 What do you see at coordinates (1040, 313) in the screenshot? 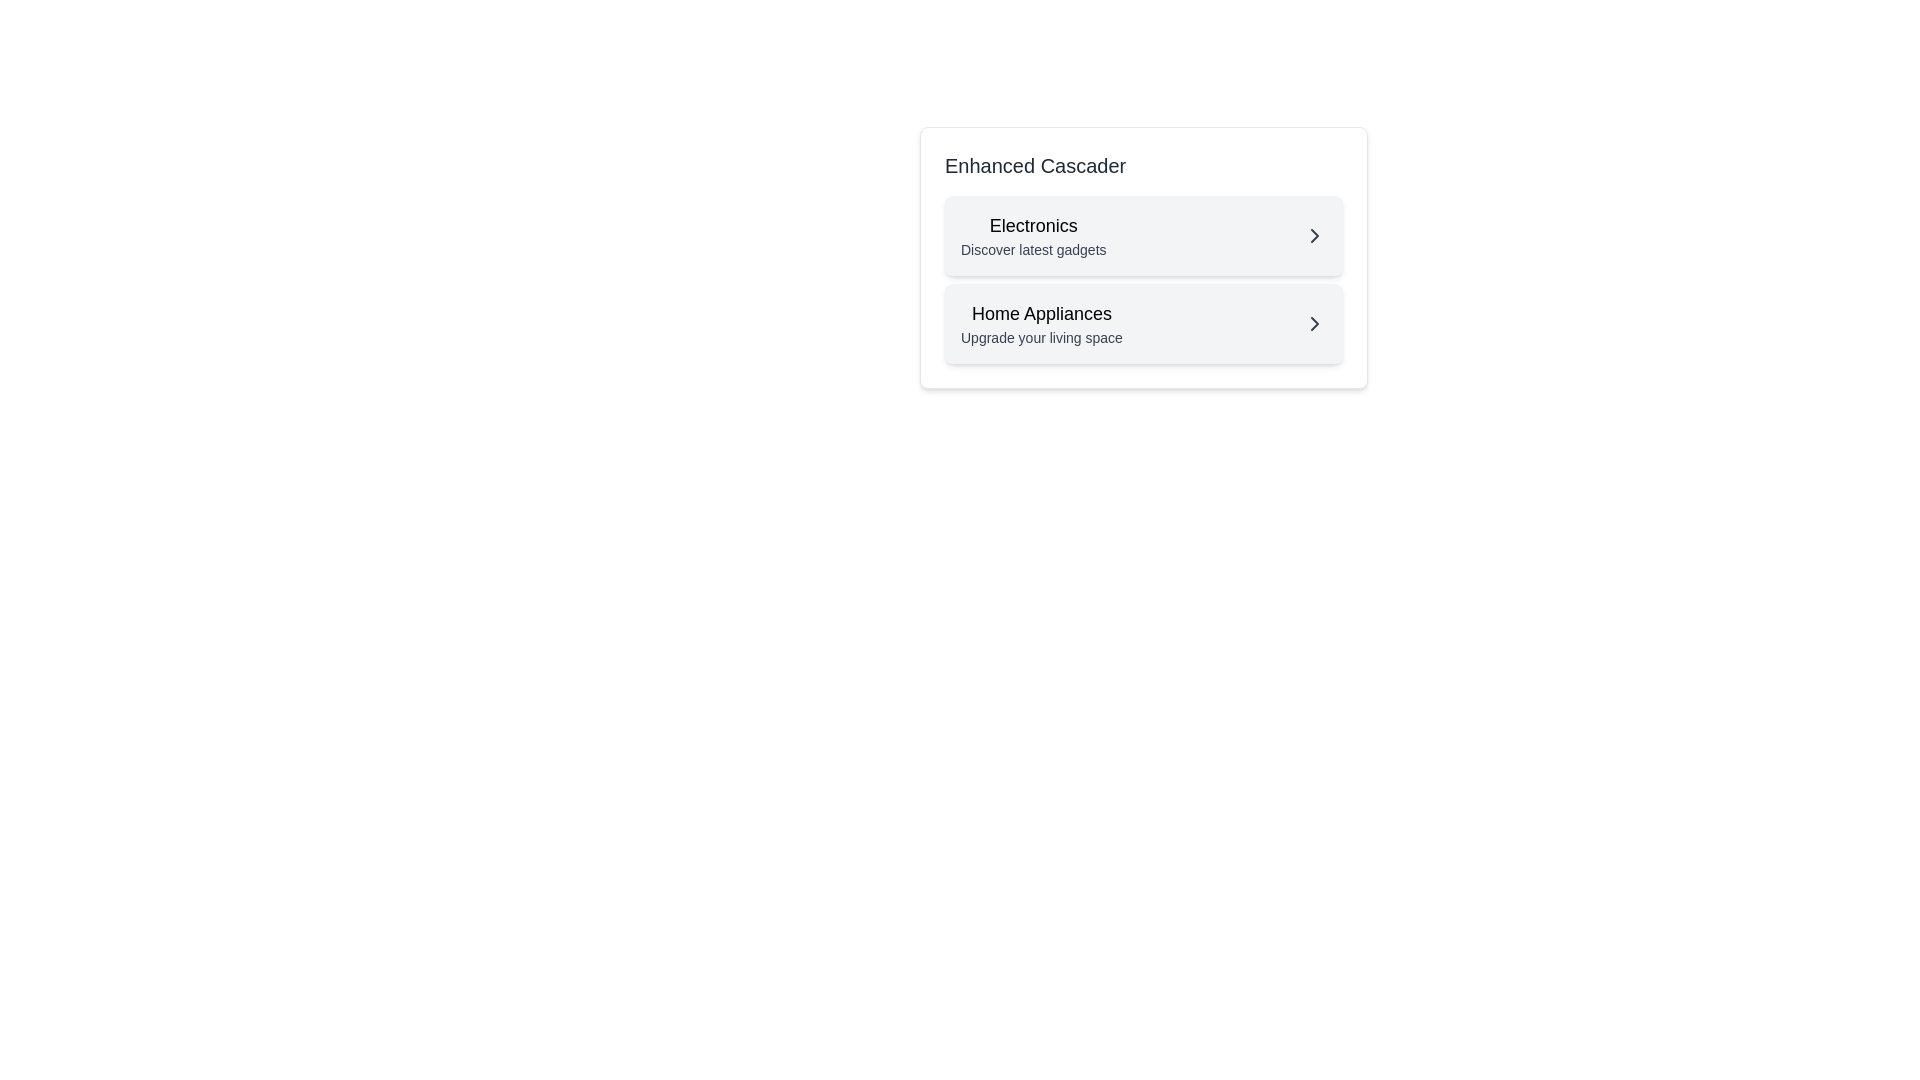
I see `the category label for home appliances located in the second row of the 'Enhanced Cascader' section, positioned below 'Electronics' and above the descriptive text 'Upgrade your living space'` at bounding box center [1040, 313].